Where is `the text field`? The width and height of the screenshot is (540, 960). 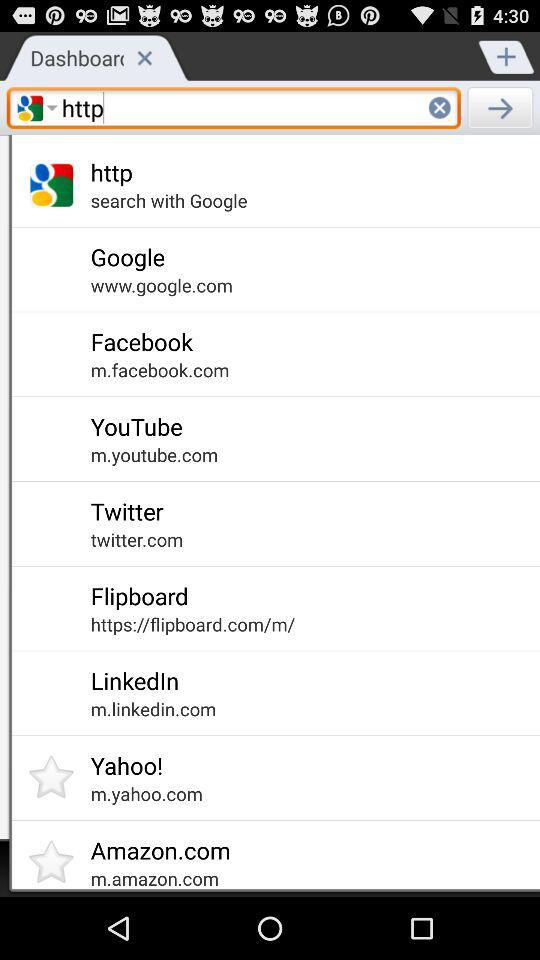 the text field is located at coordinates (232, 108).